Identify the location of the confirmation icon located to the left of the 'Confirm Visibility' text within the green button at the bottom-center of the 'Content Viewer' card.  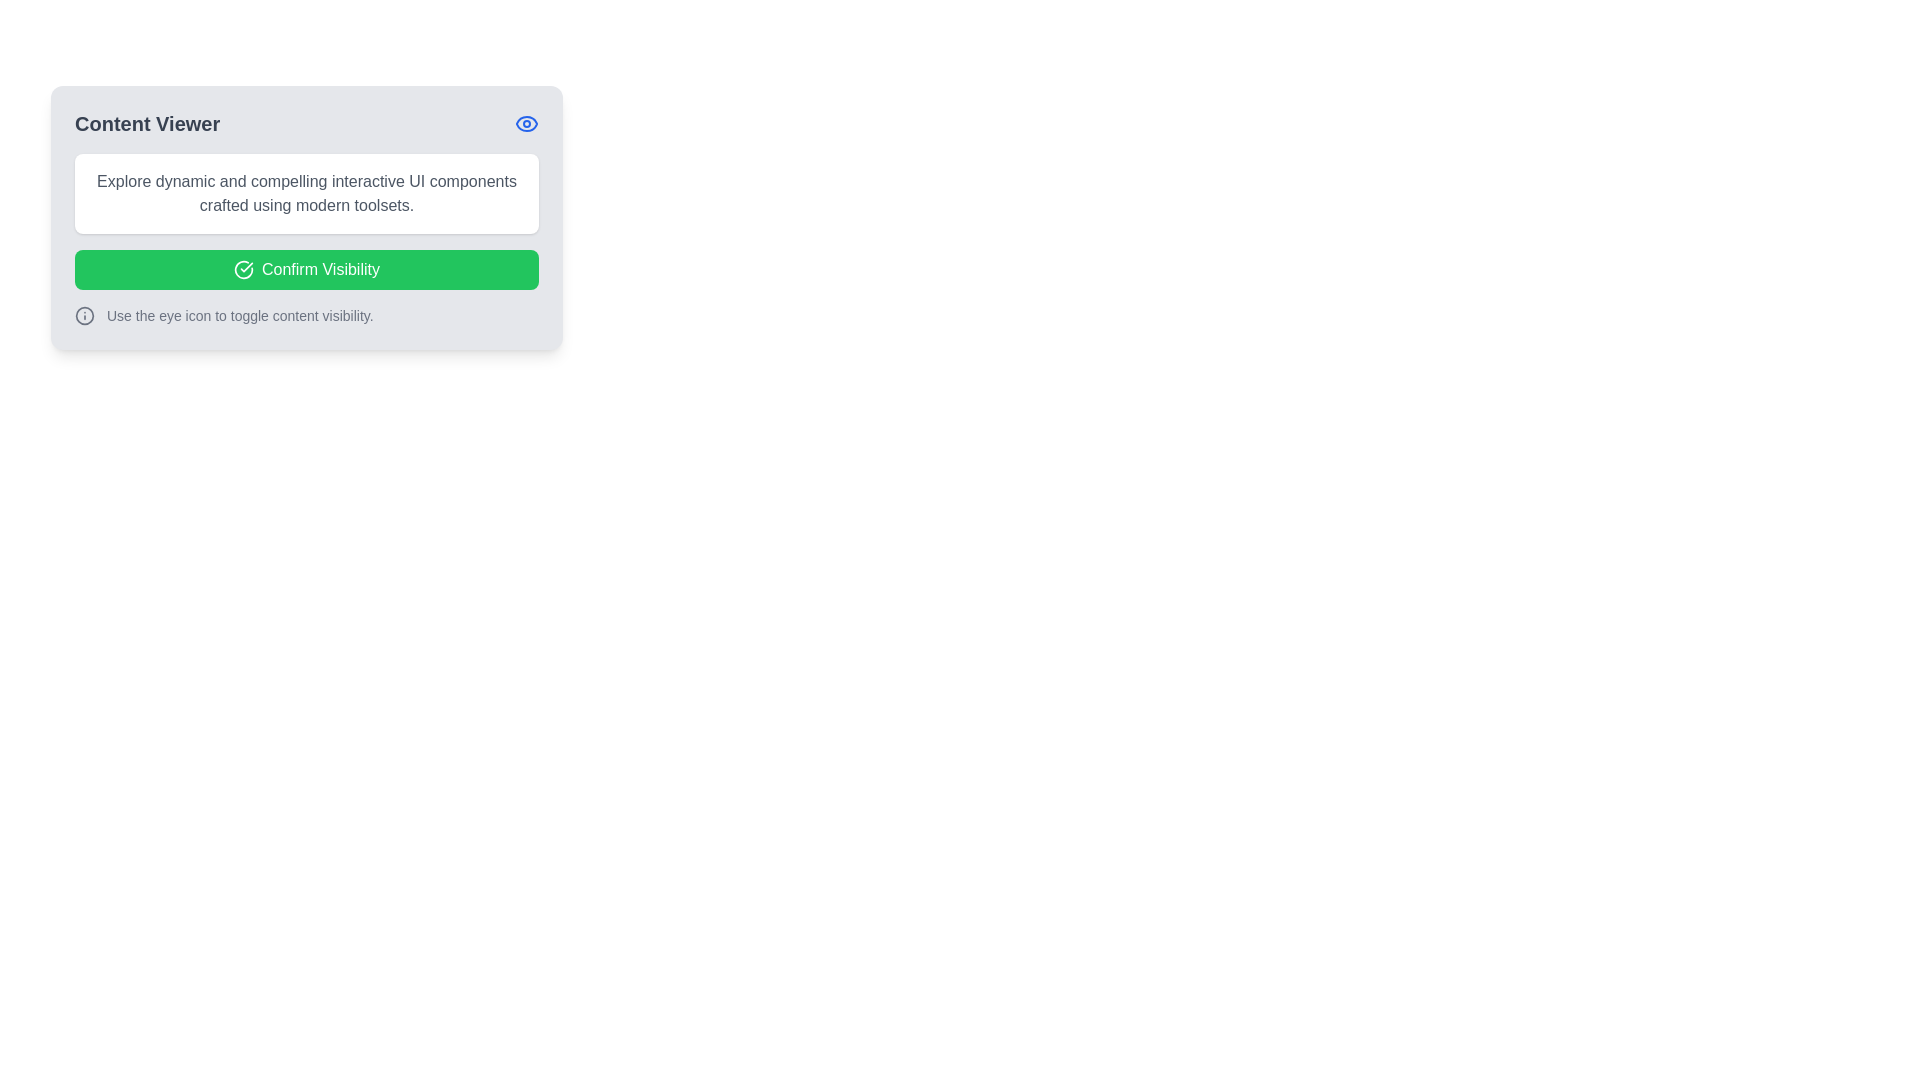
(243, 270).